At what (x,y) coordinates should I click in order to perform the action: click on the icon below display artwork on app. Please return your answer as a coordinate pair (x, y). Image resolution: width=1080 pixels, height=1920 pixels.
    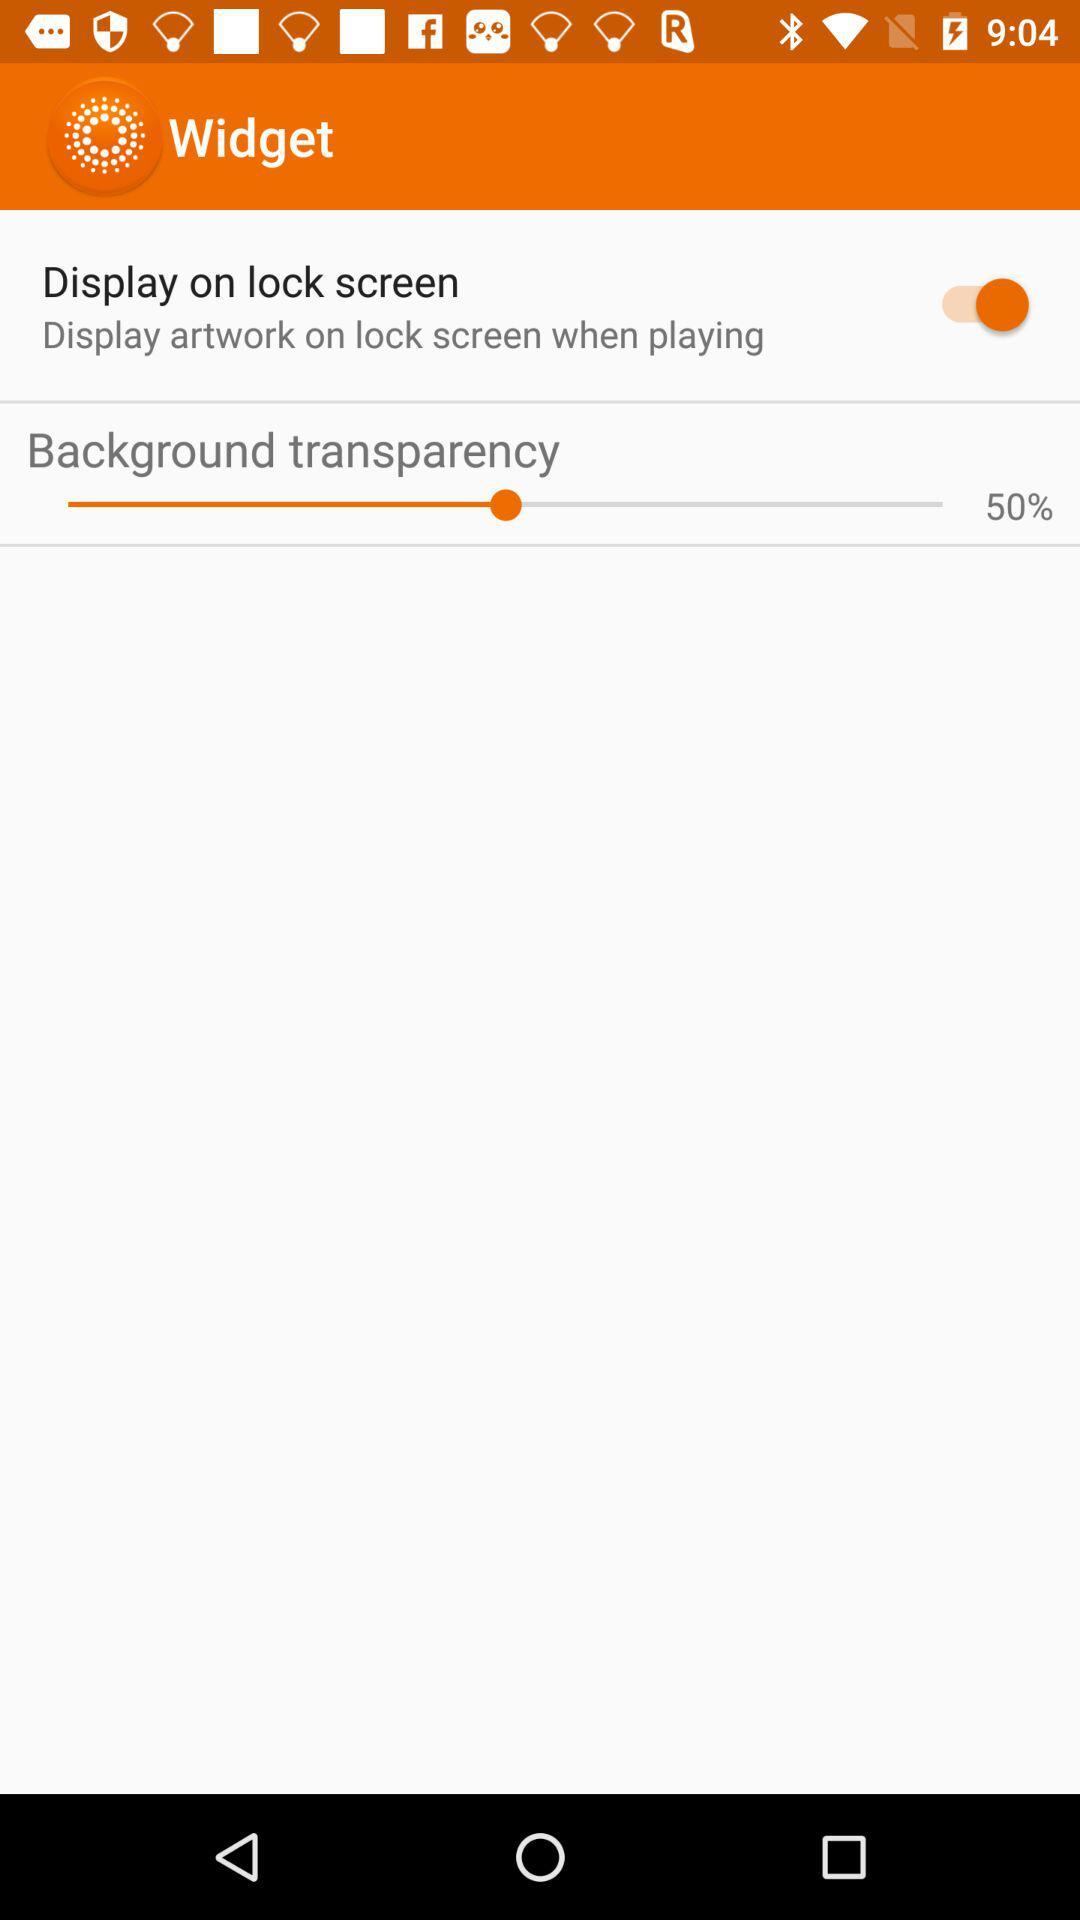
    Looking at the image, I should click on (540, 447).